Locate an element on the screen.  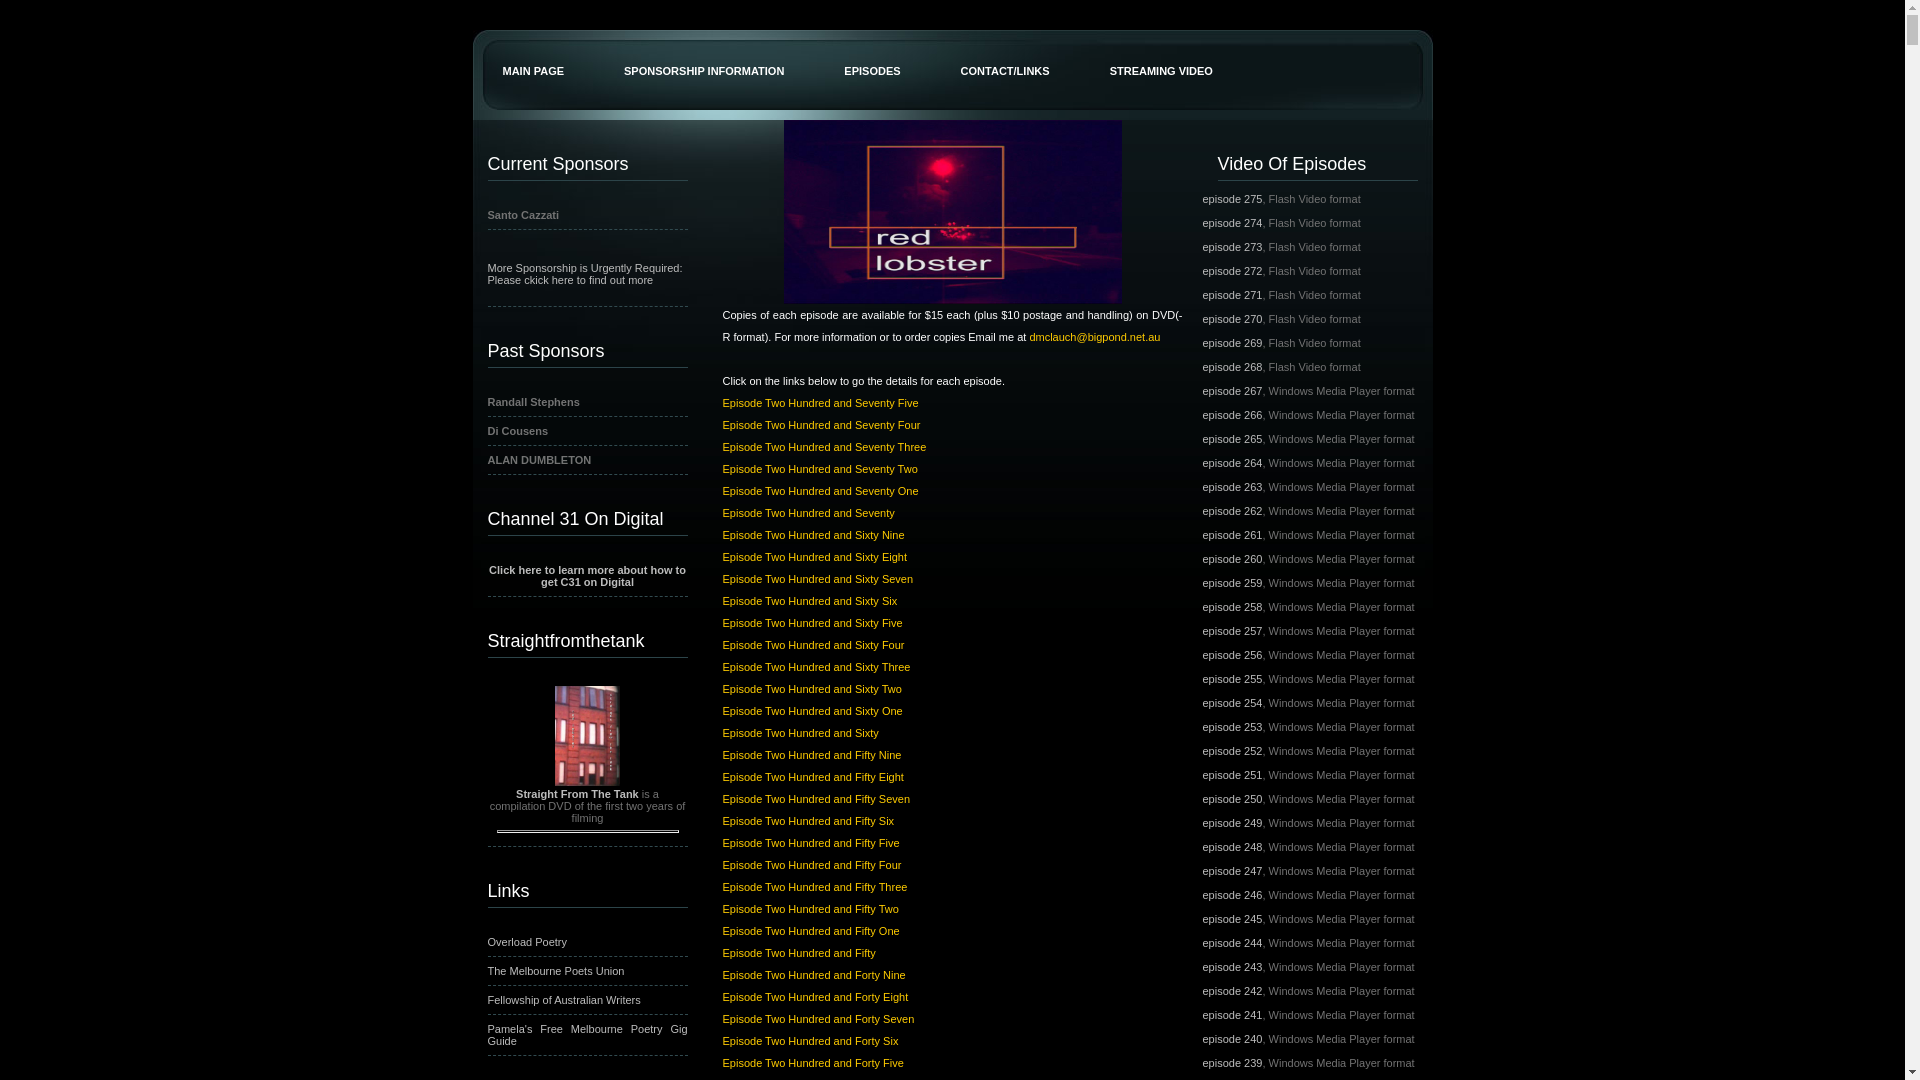
'Straight From The Tank' is located at coordinates (576, 793).